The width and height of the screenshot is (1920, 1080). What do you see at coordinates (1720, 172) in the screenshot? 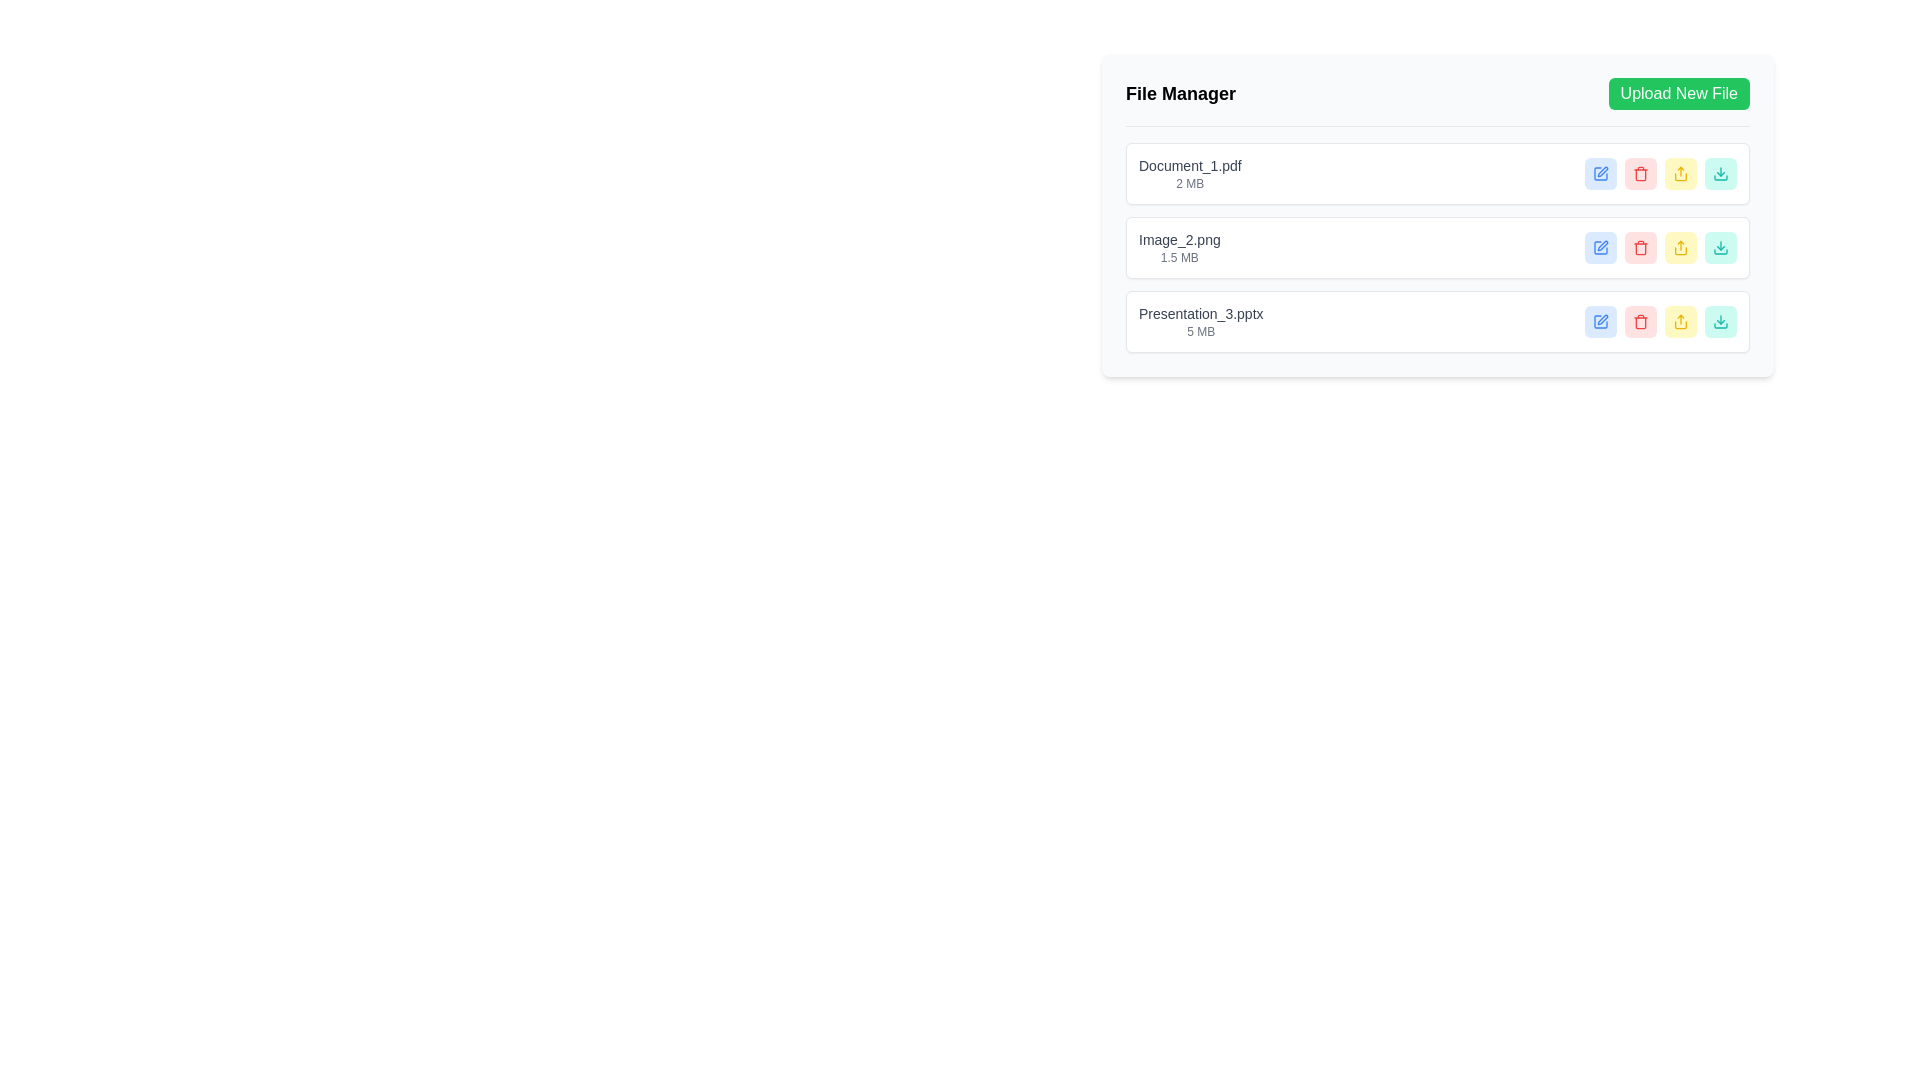
I see `the download button for the file 'Presentation_3.pptx'` at bounding box center [1720, 172].